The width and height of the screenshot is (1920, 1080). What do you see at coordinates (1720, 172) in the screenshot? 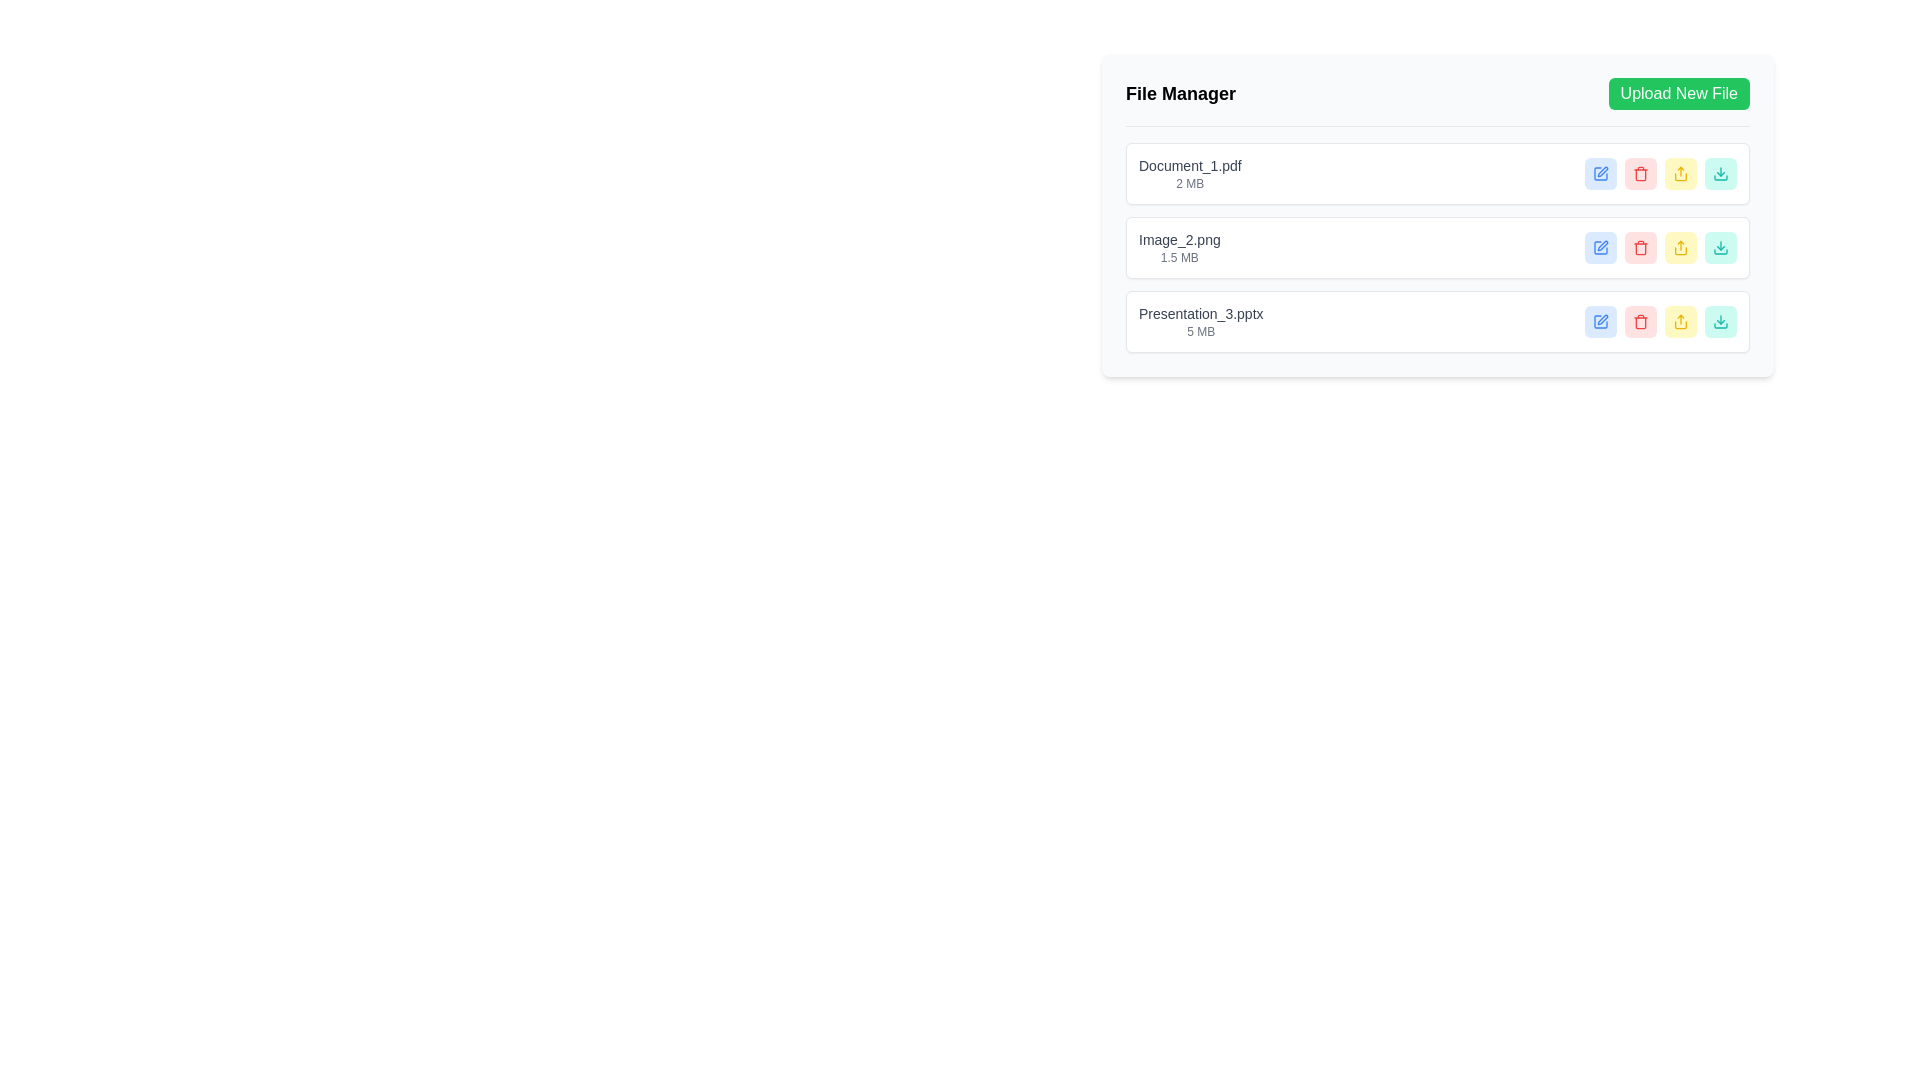
I see `the download button for the file 'Presentation_3.pptx'` at bounding box center [1720, 172].